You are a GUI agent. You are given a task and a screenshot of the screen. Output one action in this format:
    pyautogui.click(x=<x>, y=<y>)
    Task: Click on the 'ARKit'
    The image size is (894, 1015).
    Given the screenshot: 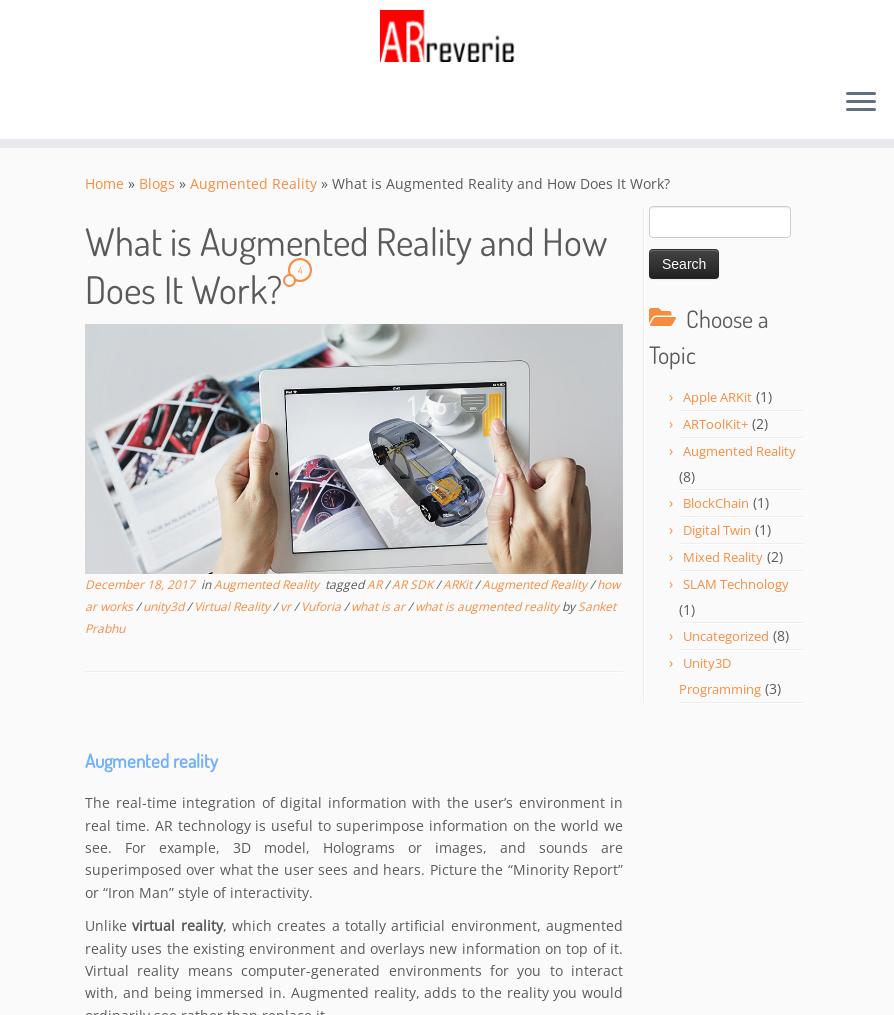 What is the action you would take?
    pyautogui.click(x=458, y=584)
    